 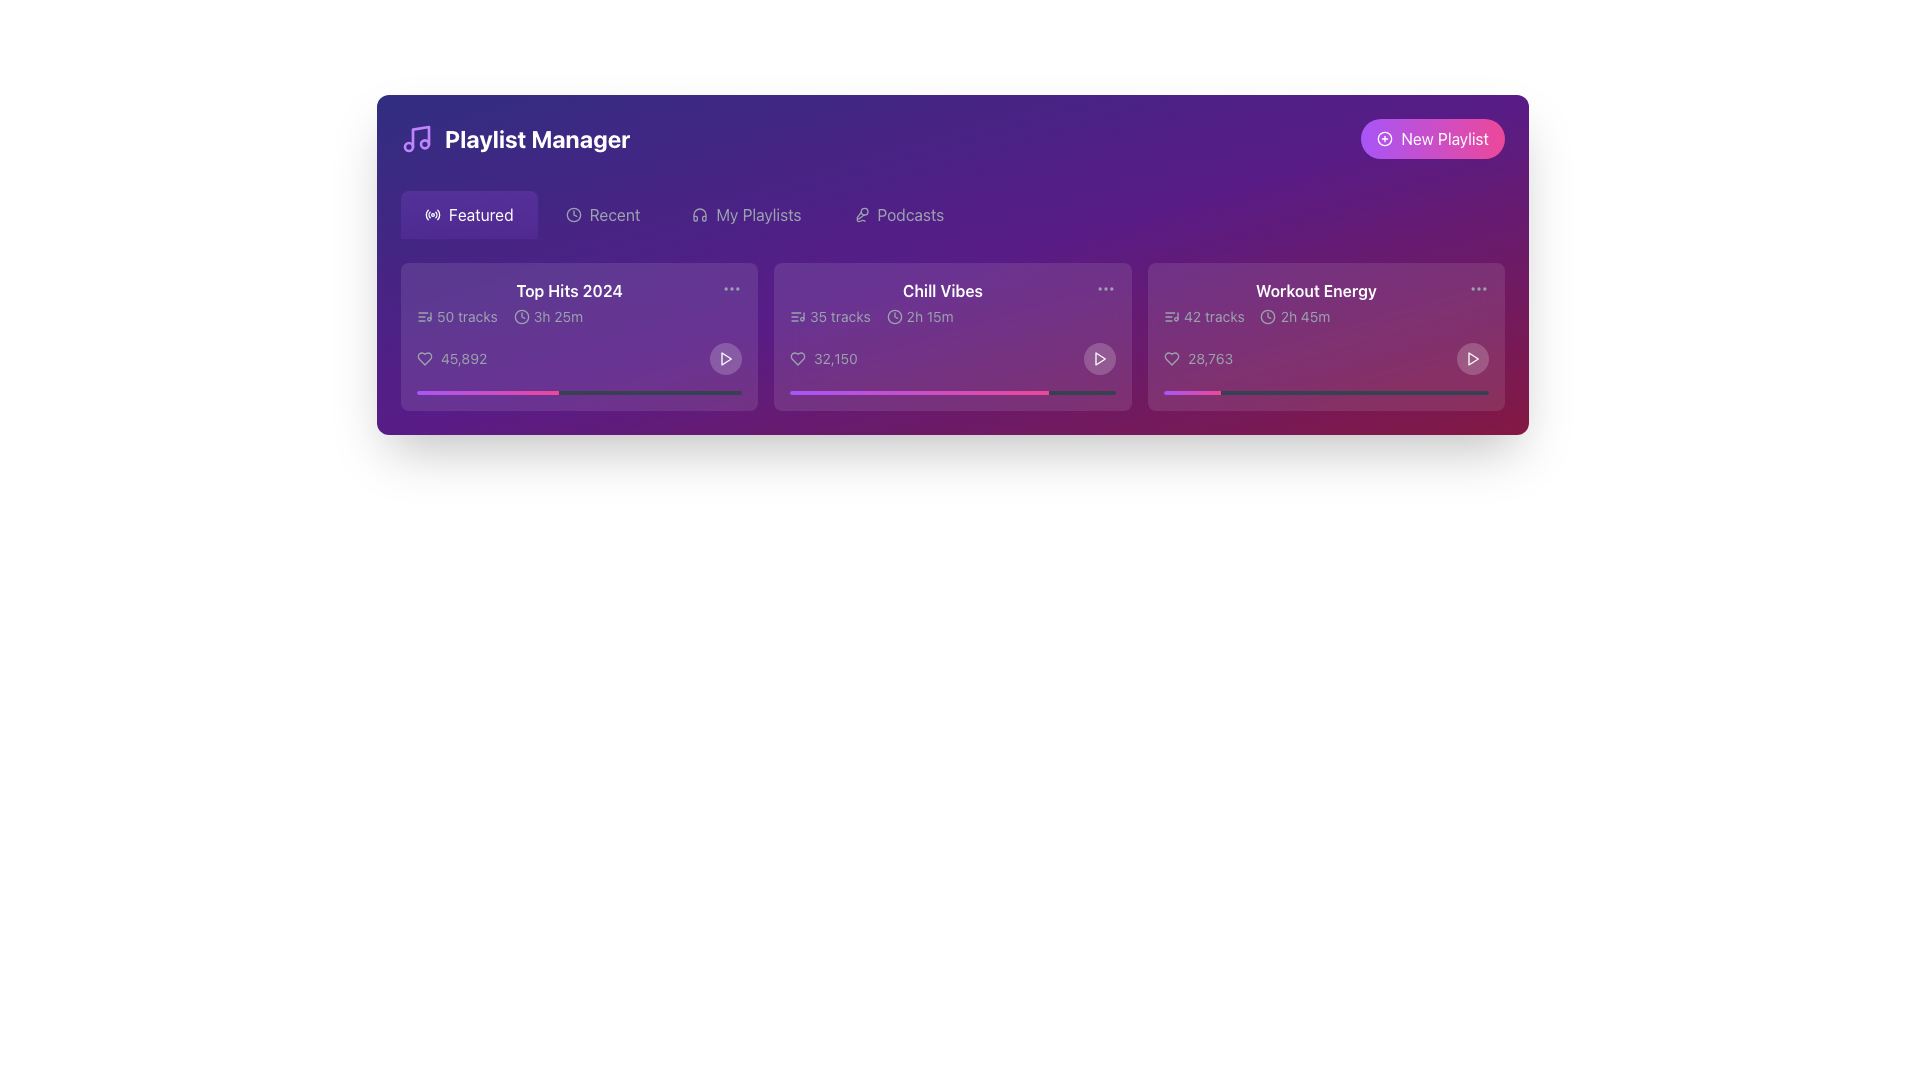 I want to click on the progress visually on the filled portion of the progress bar segment for the 'Workout Energy' playlist, located to the right of the progress bars in the cards 'Top Hits 2024' and 'Chill Vibes', so click(x=1192, y=393).